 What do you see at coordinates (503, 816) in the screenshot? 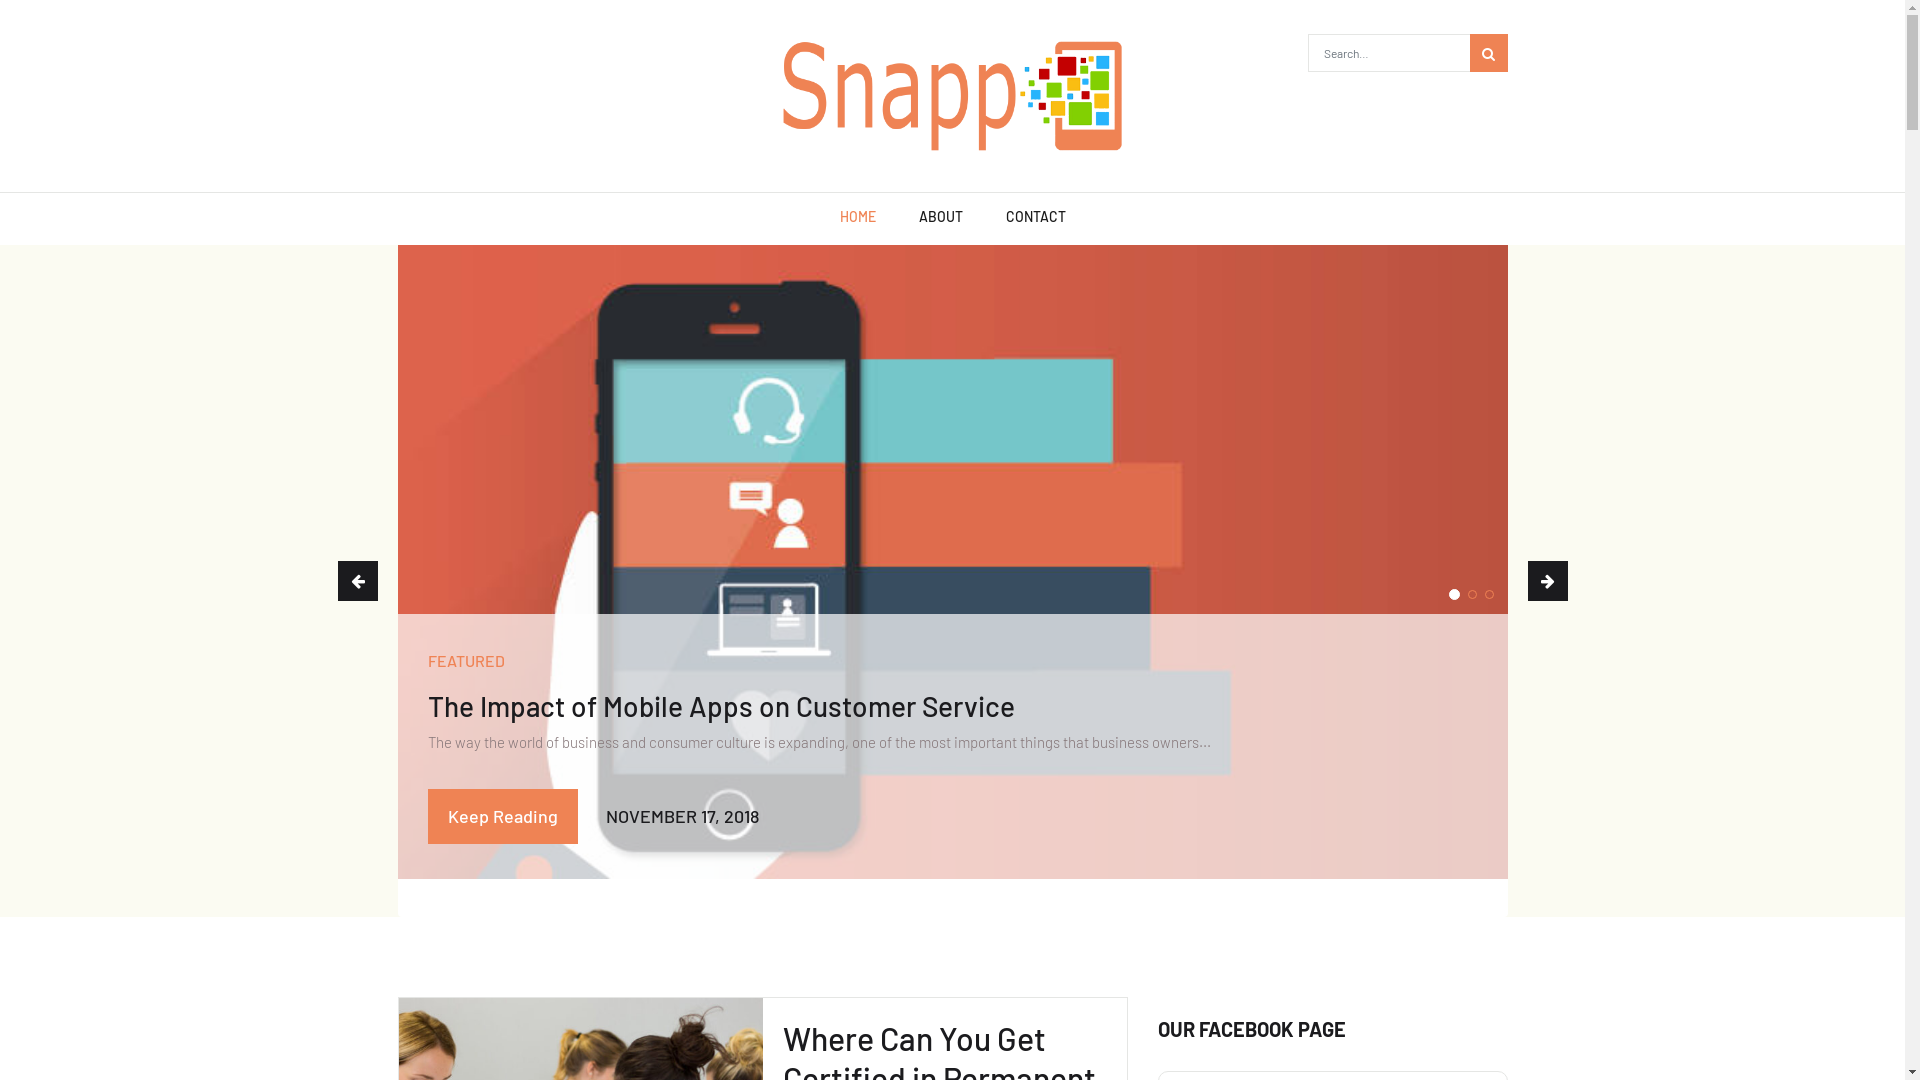
I see `'Keep Reading'` at bounding box center [503, 816].